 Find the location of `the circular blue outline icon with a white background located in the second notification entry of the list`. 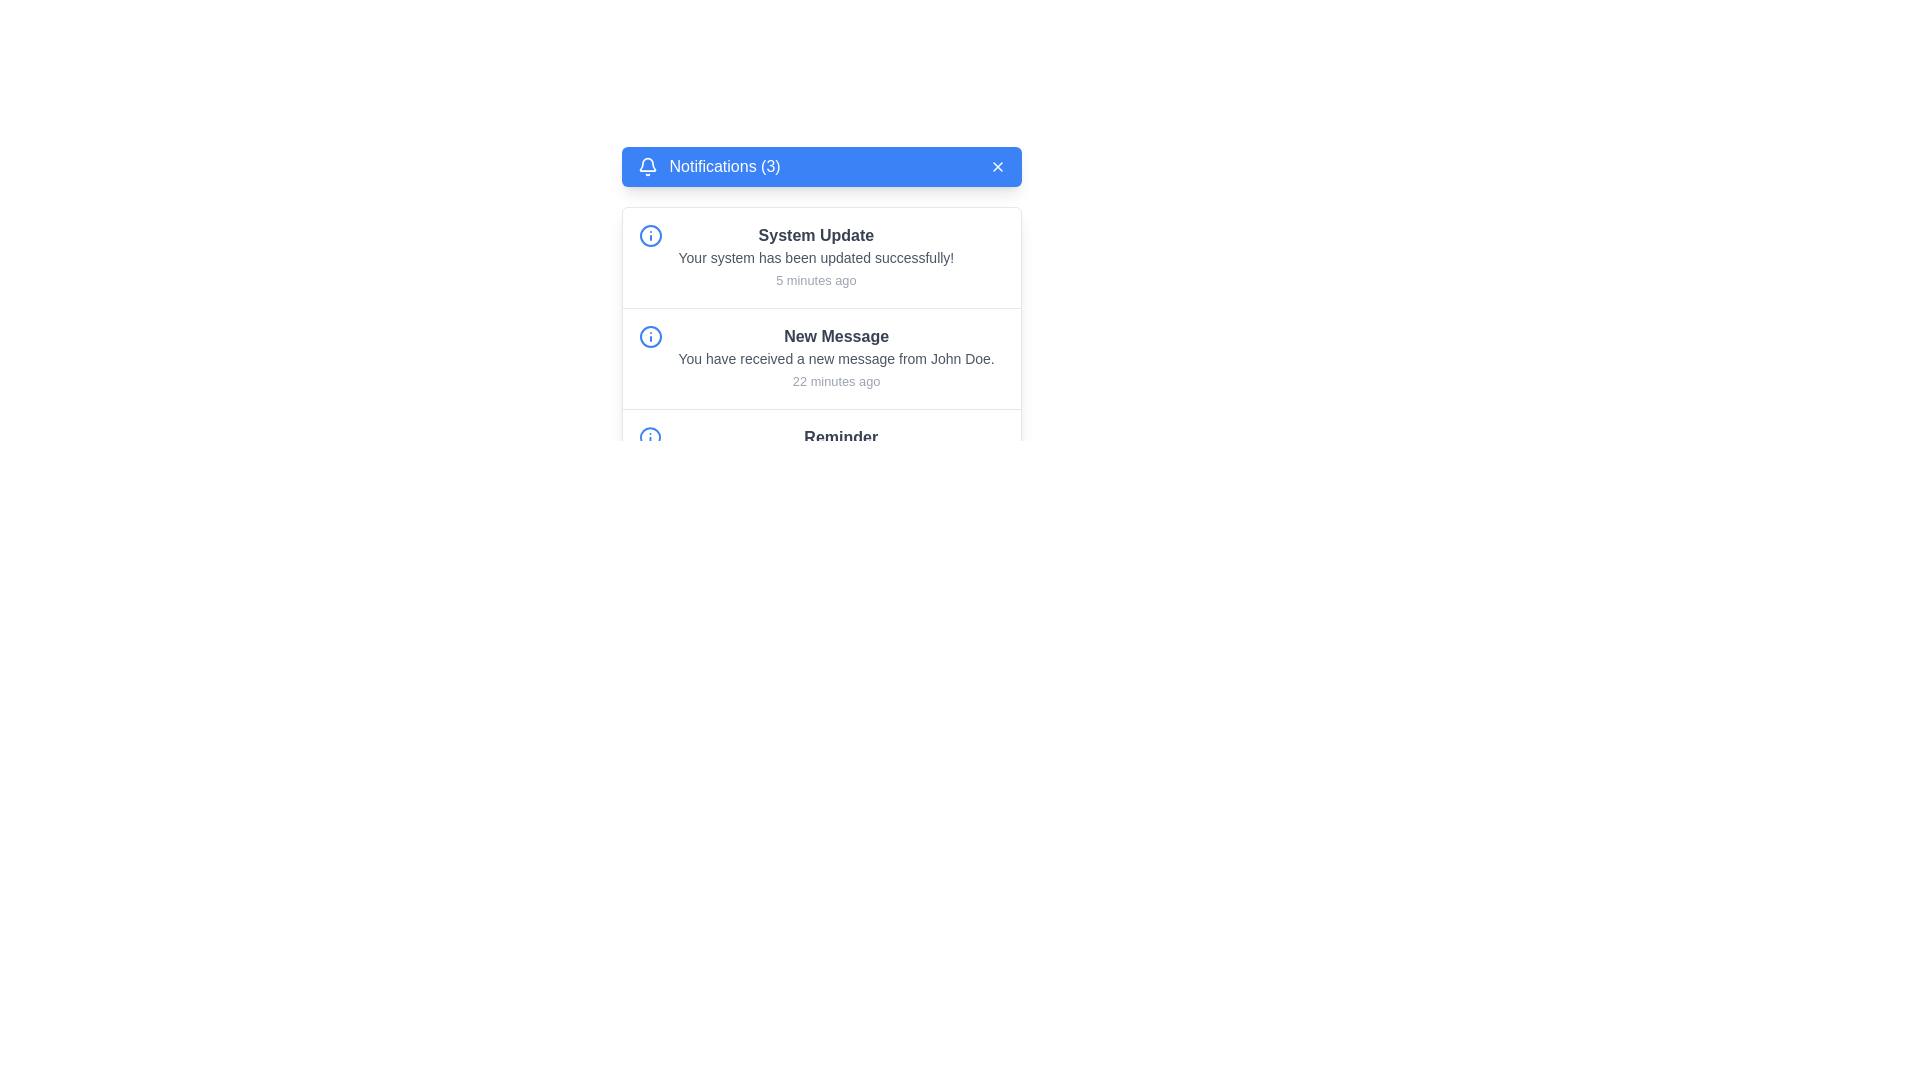

the circular blue outline icon with a white background located in the second notification entry of the list is located at coordinates (650, 335).